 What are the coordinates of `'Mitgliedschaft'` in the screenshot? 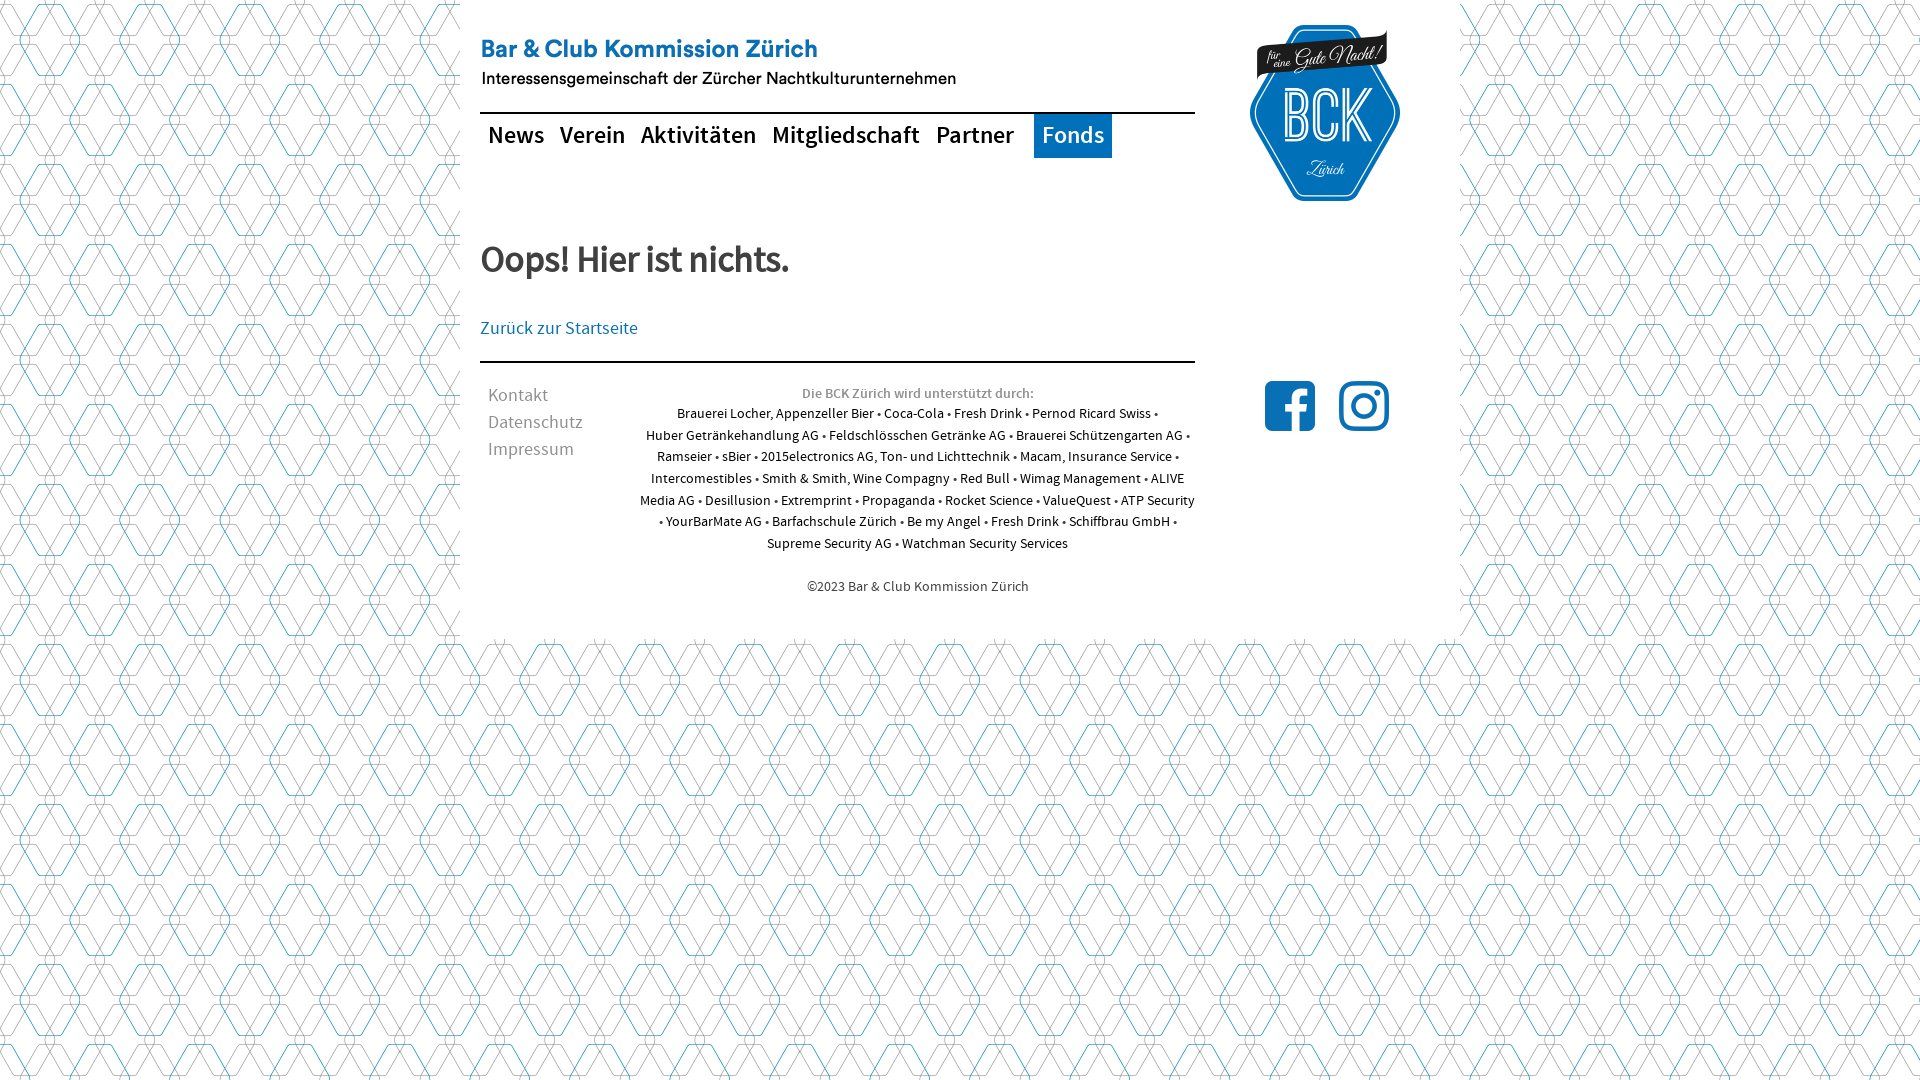 It's located at (762, 135).